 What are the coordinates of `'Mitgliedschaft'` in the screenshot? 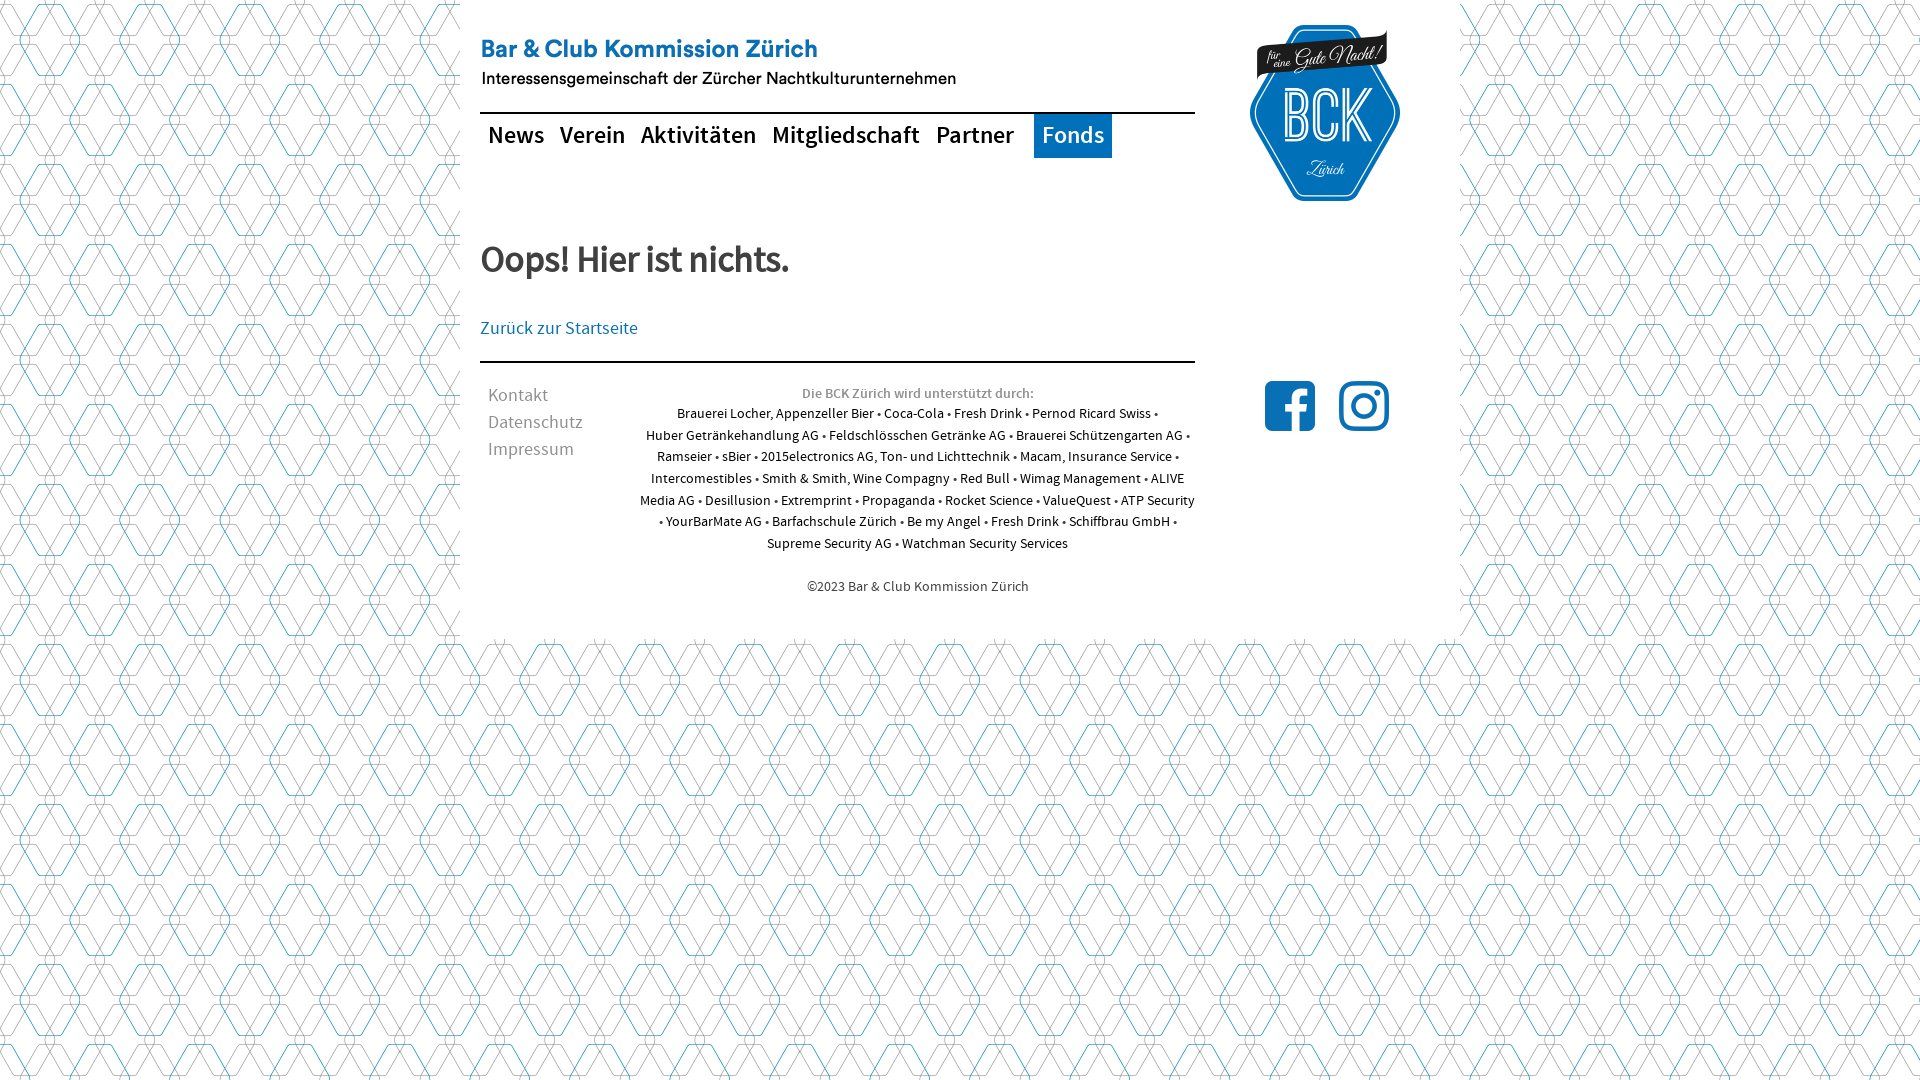 It's located at (762, 135).